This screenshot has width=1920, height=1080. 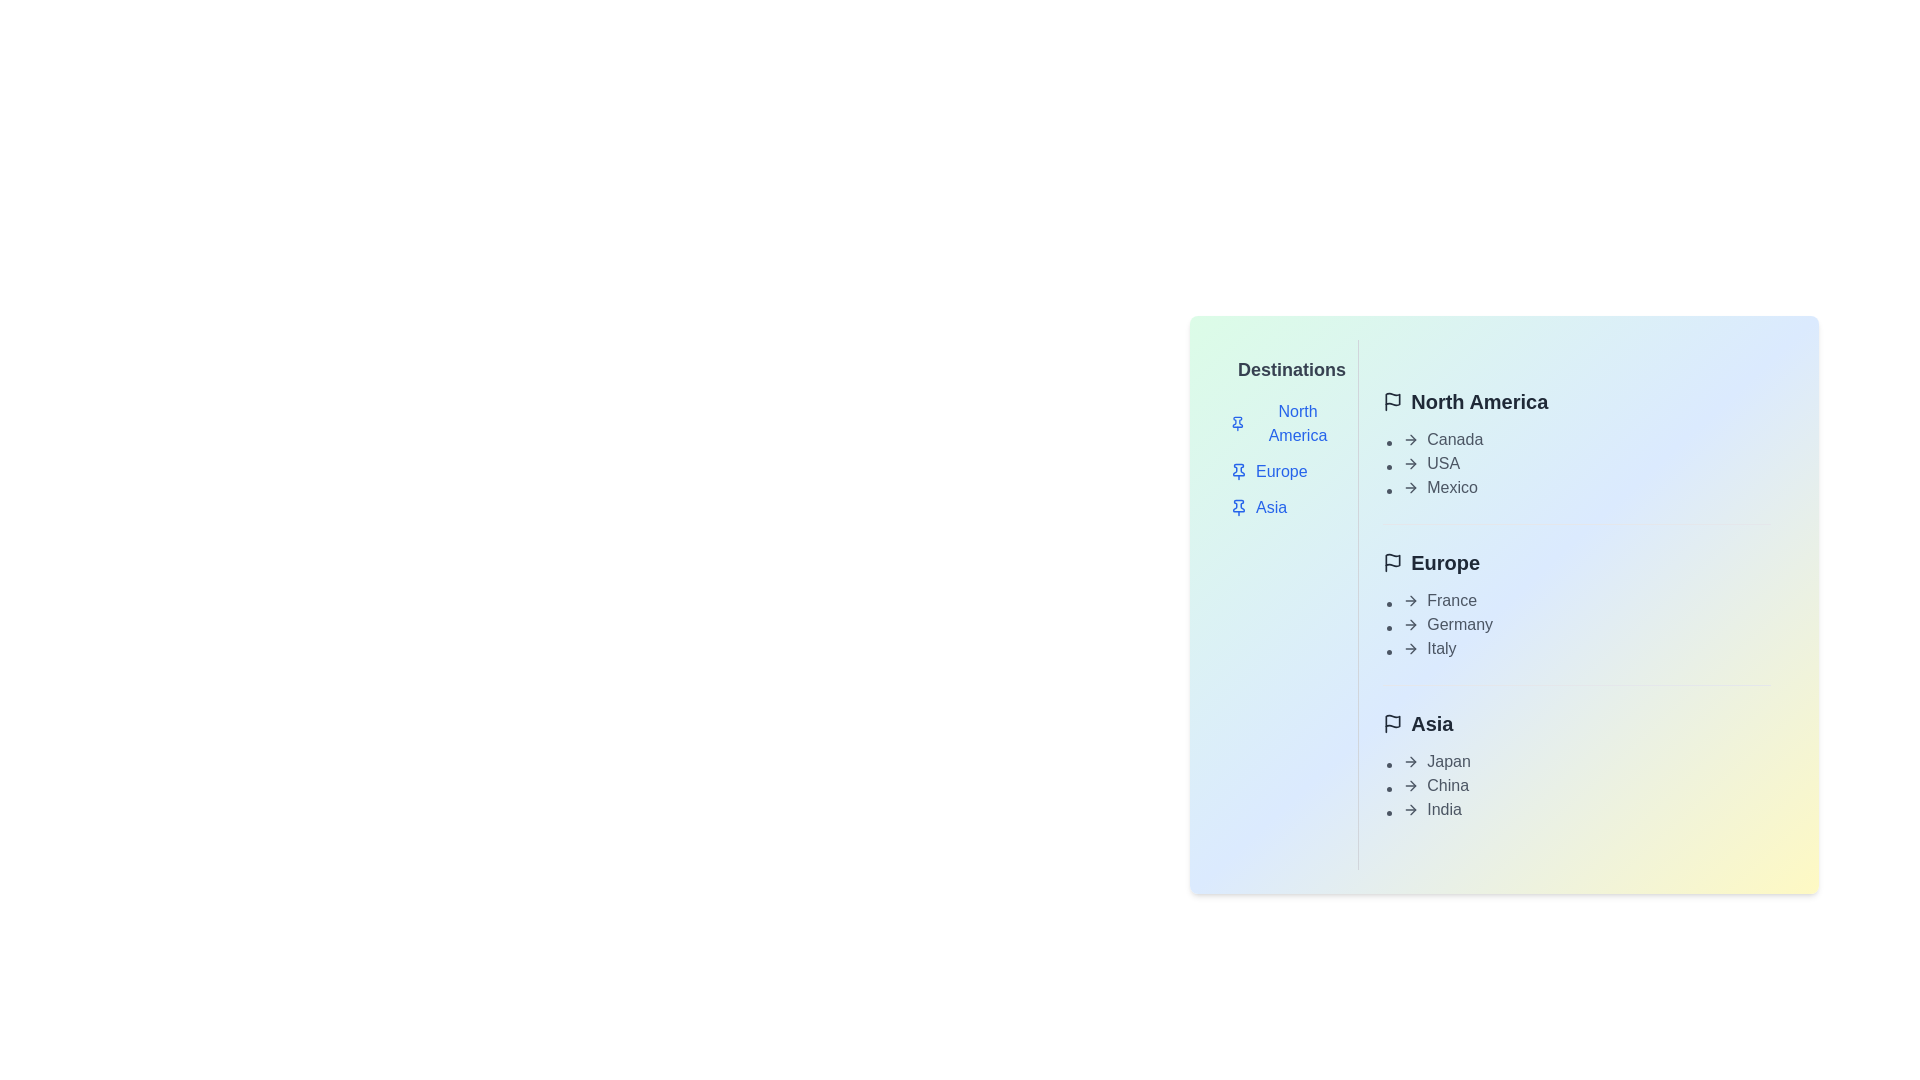 I want to click on the 'Italy' hyperlink in the navigation menu, so click(x=1586, y=648).